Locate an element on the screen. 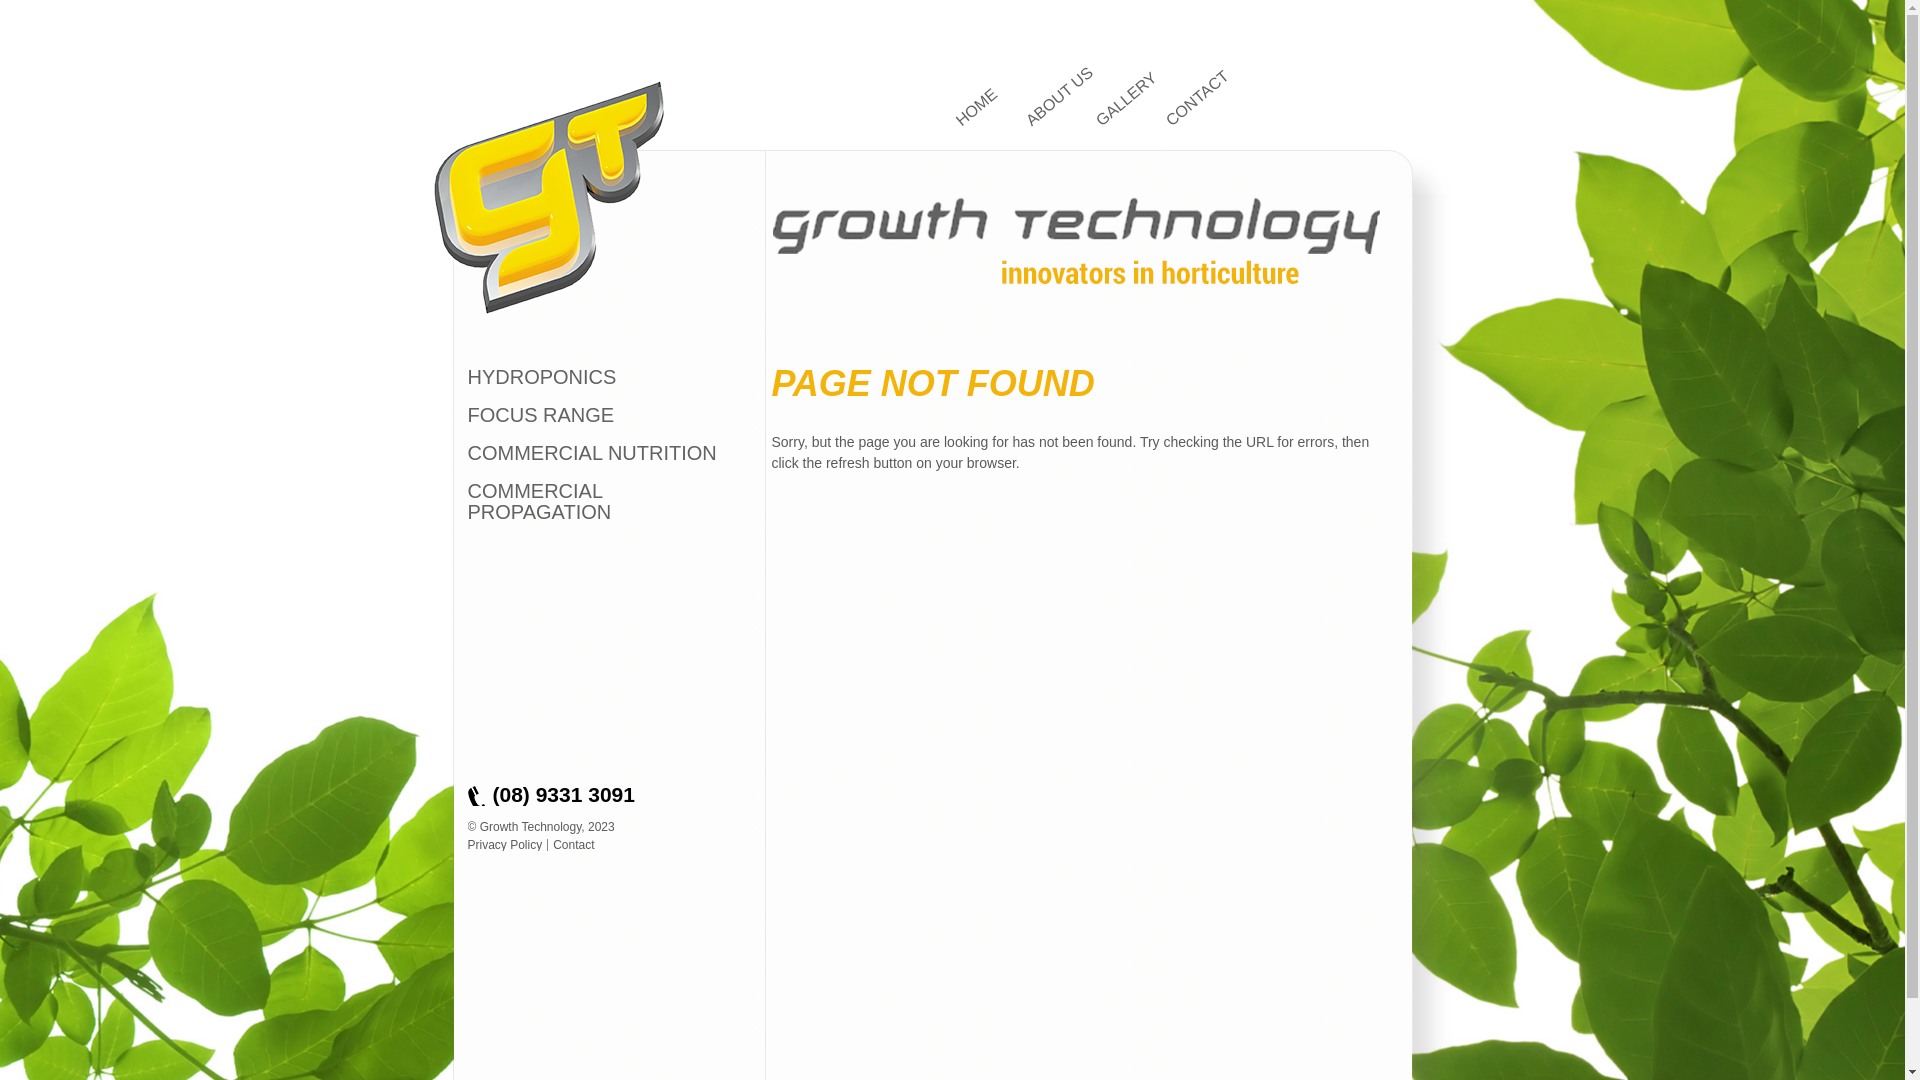 Image resolution: width=1920 pixels, height=1080 pixels. 'FOCUS RANGE' is located at coordinates (541, 414).